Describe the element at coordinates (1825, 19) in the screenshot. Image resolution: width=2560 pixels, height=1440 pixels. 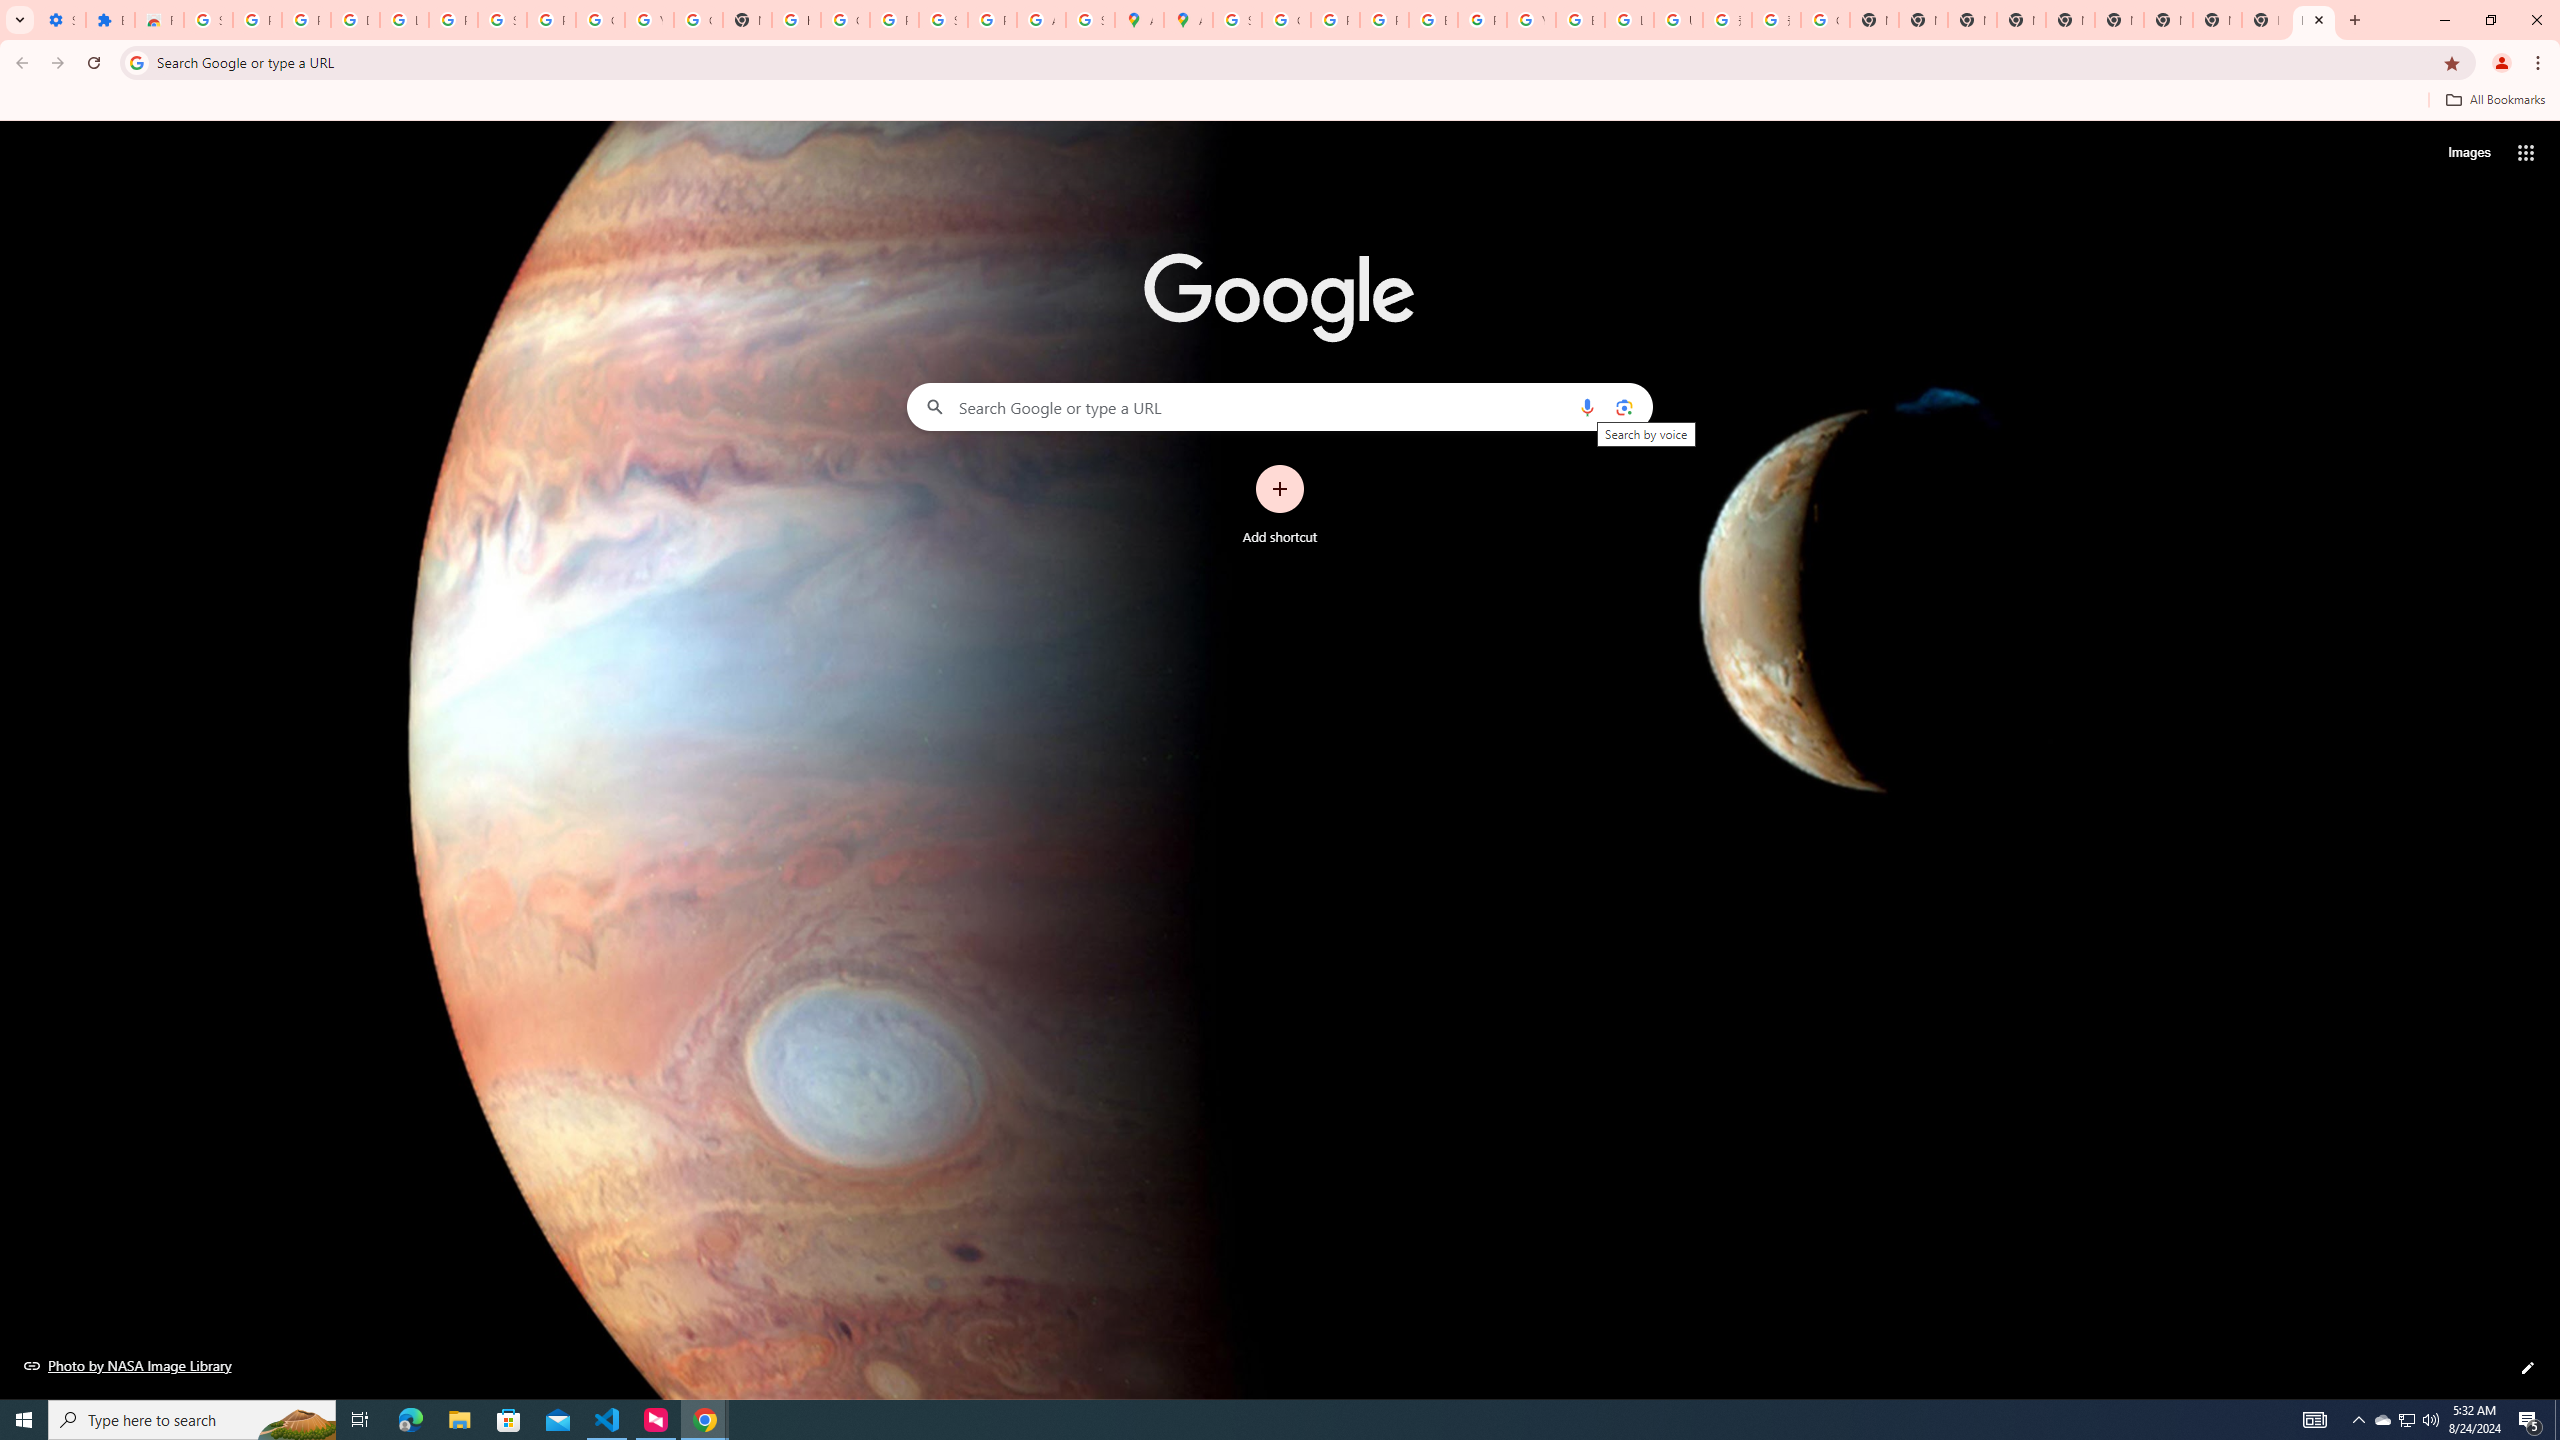
I see `'Google Images'` at that location.